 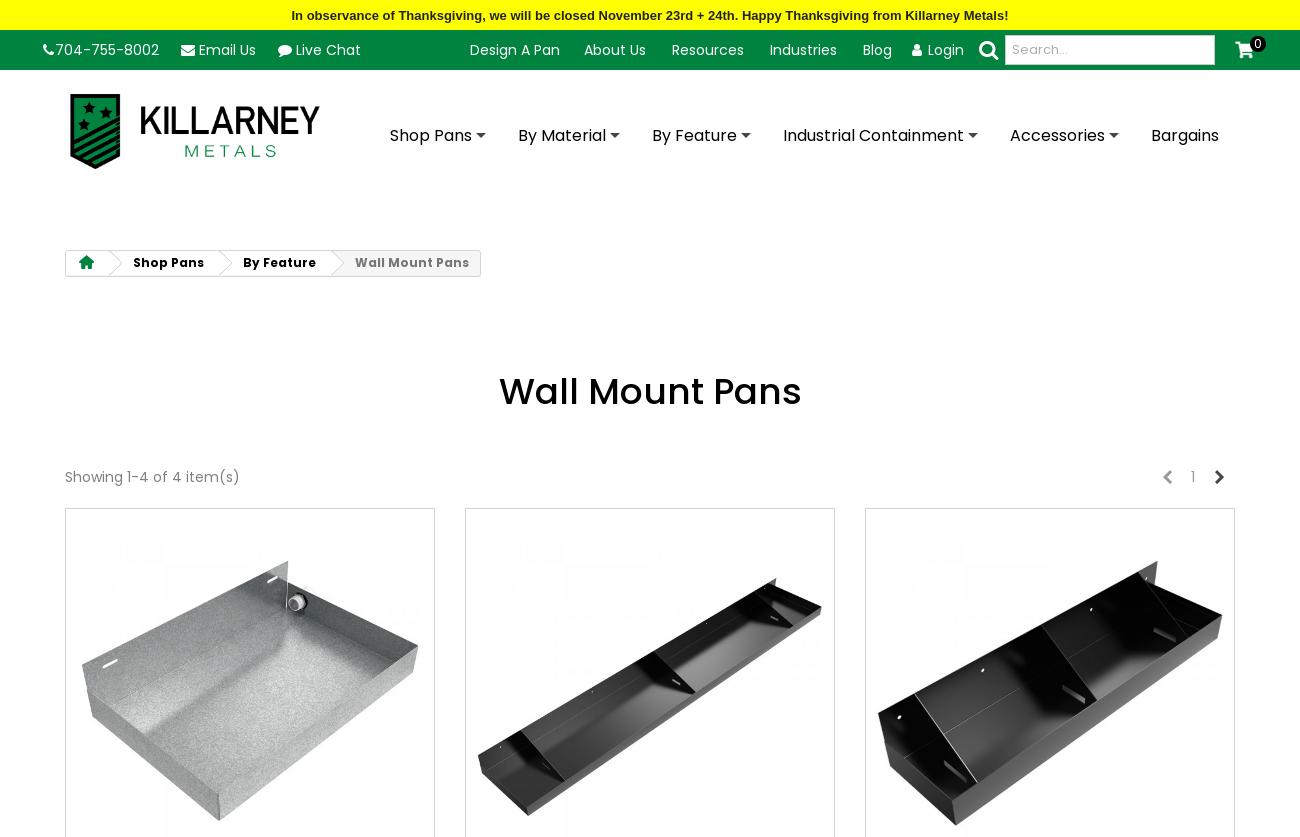 I want to click on 'Blog', so click(x=862, y=48).